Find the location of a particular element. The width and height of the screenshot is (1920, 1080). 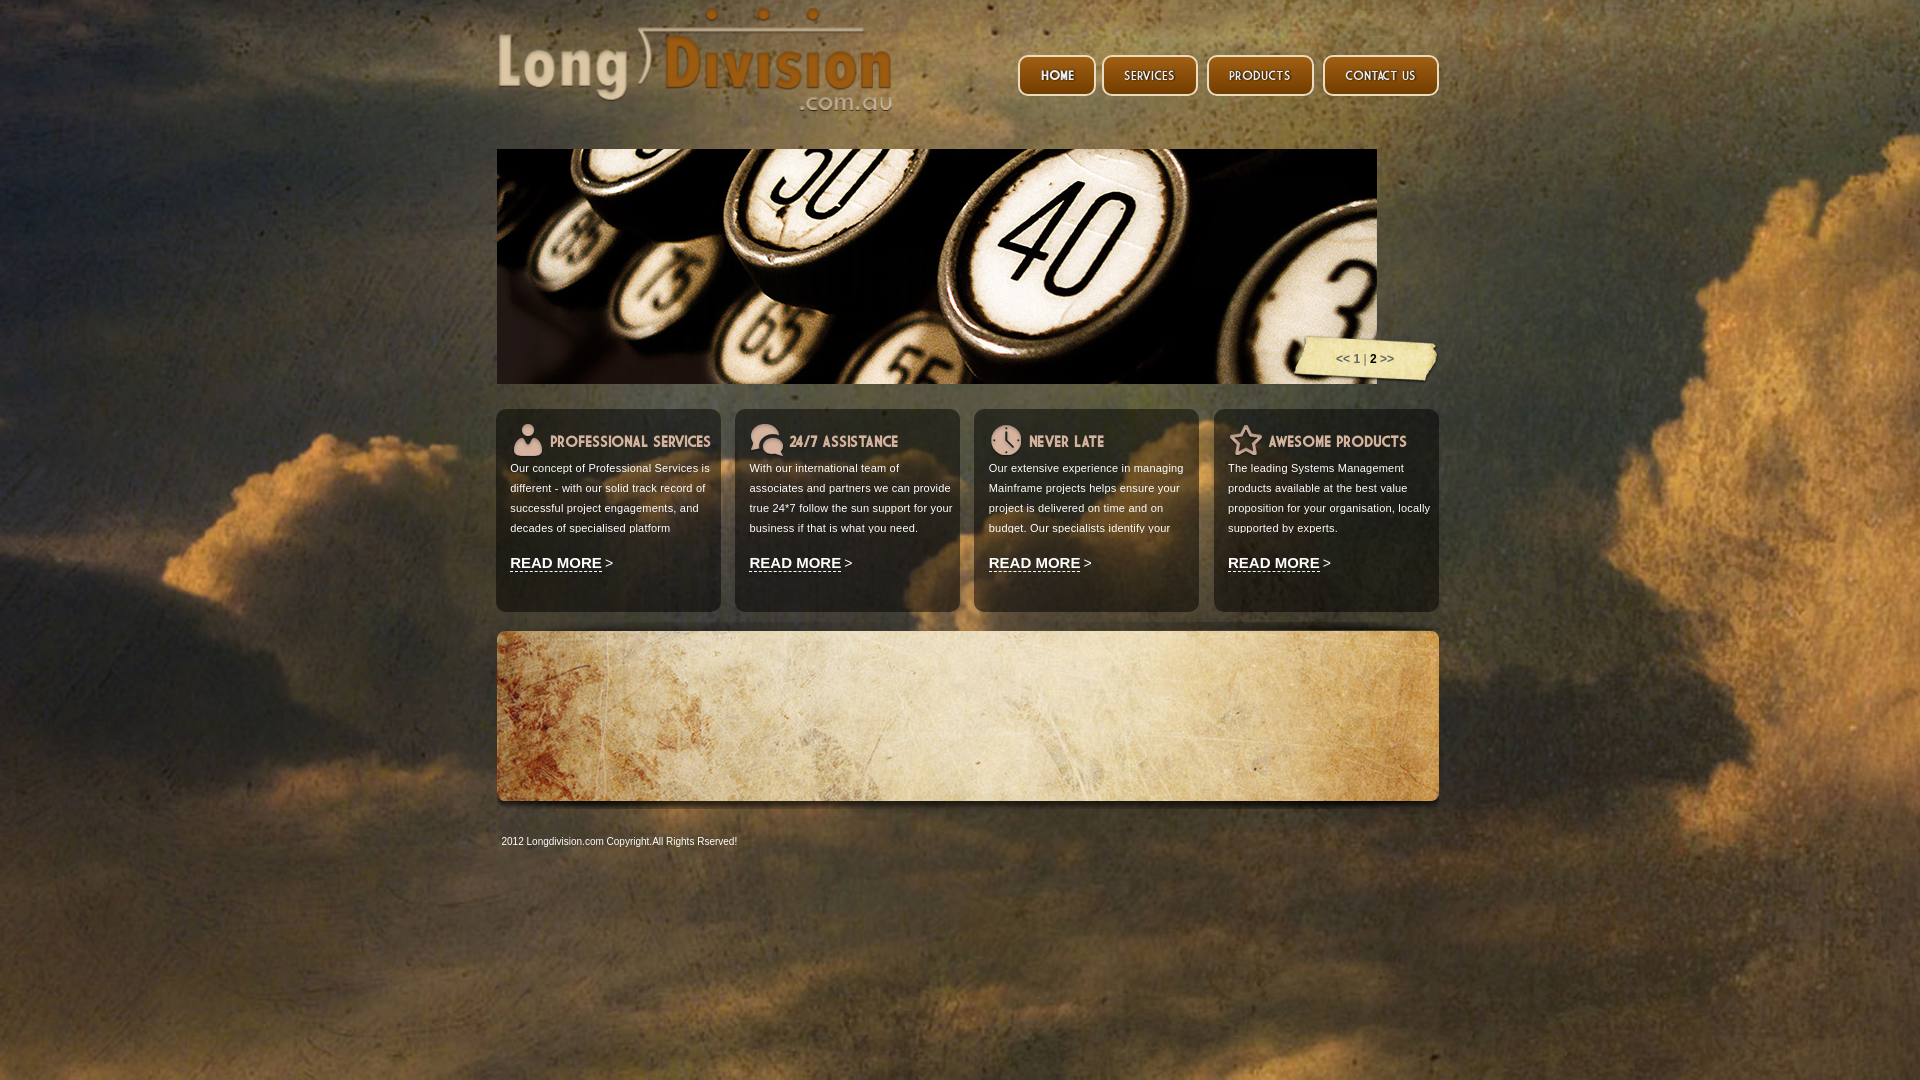

'READ MORE' is located at coordinates (556, 563).